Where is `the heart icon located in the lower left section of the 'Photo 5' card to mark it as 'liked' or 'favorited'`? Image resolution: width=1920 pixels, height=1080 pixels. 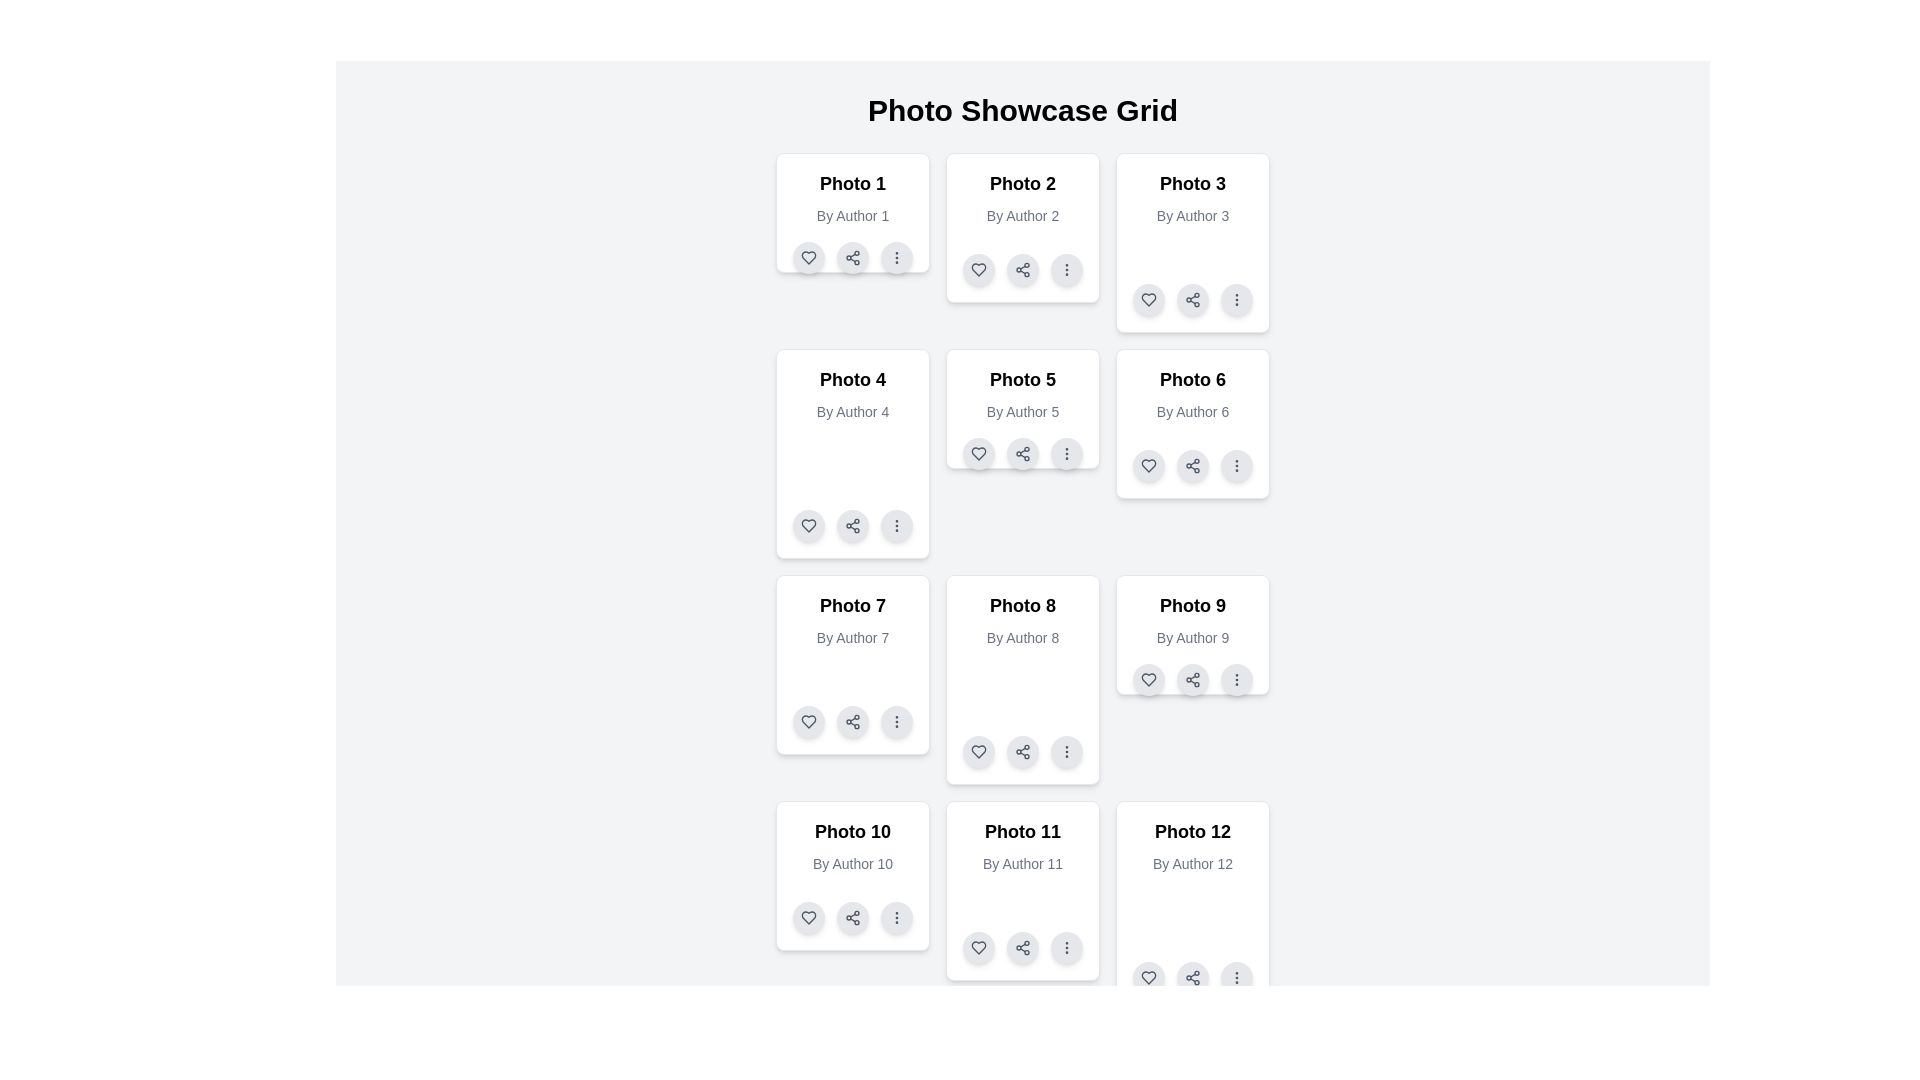 the heart icon located in the lower left section of the 'Photo 5' card to mark it as 'liked' or 'favorited' is located at coordinates (979, 454).